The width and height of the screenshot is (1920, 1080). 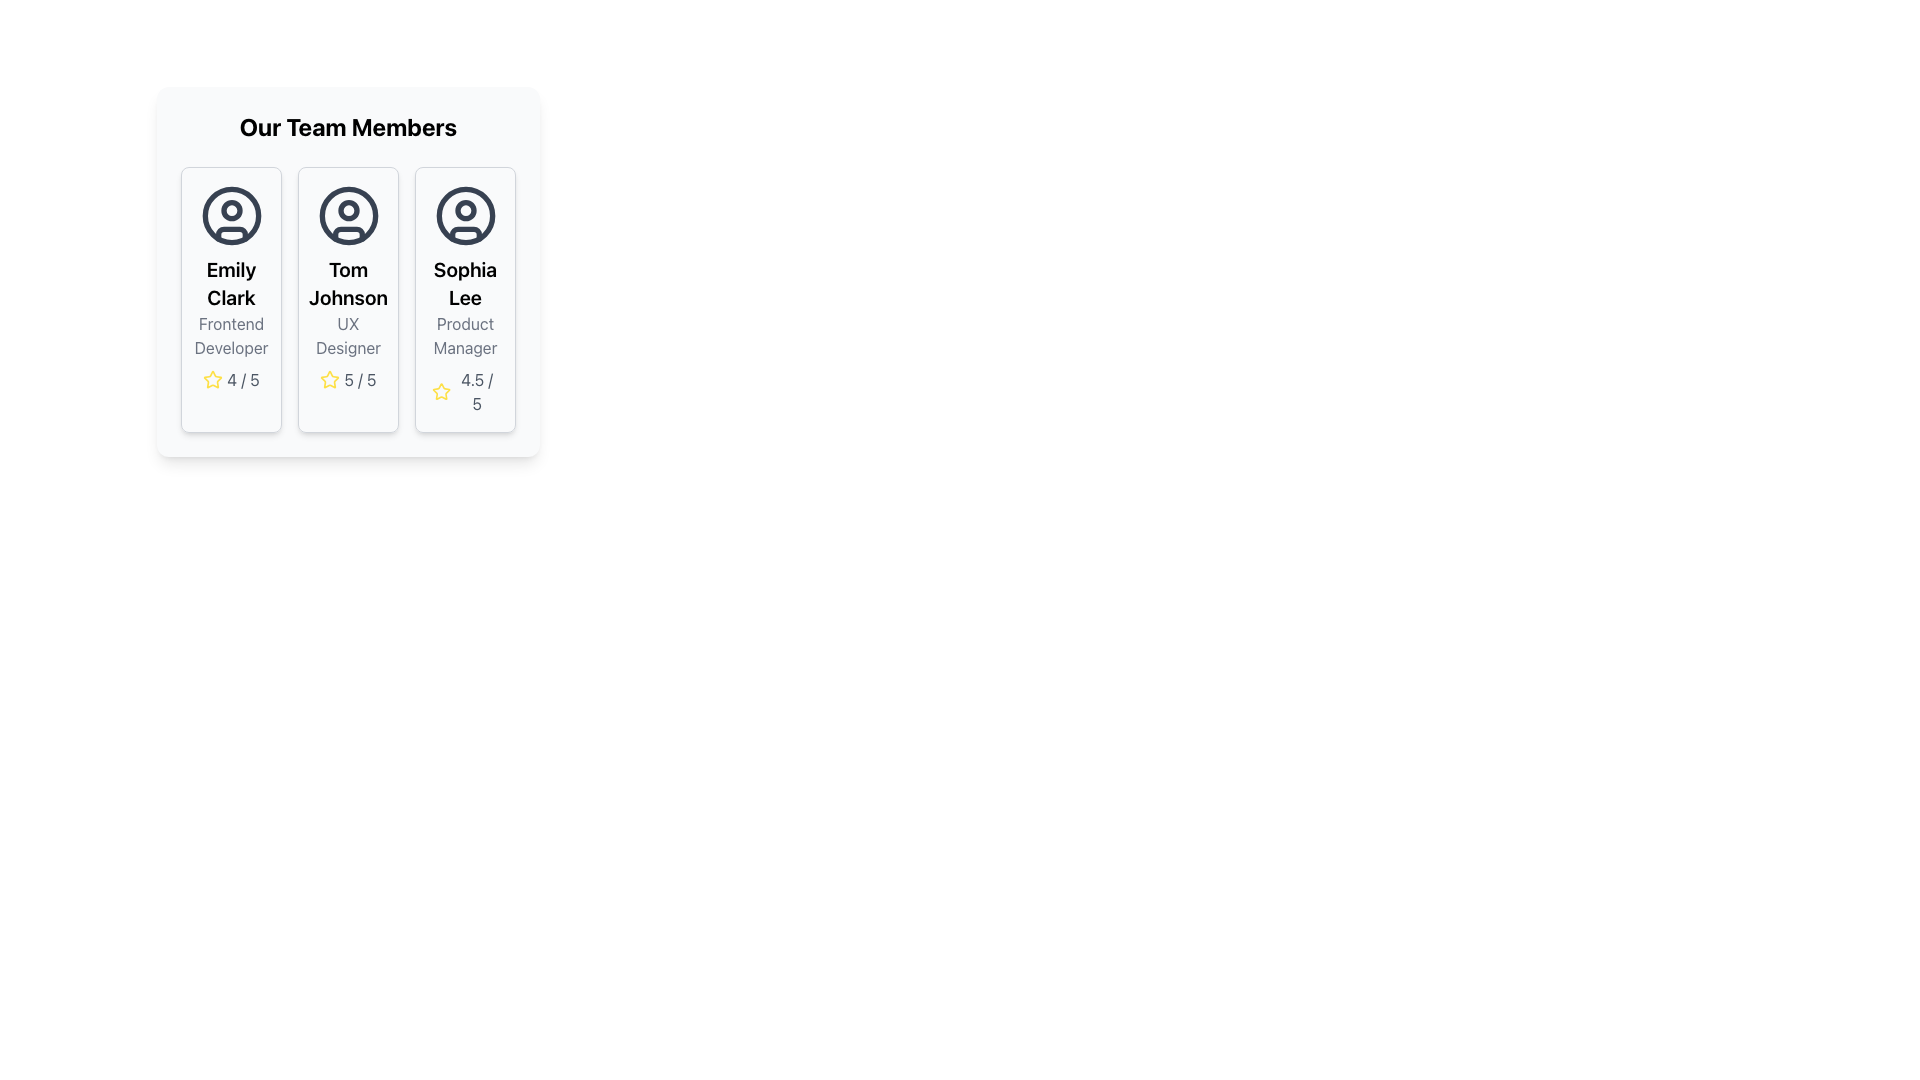 What do you see at coordinates (231, 216) in the screenshot?
I see `the circular shape within the user profile icon of the first profile card (Emily Clark) in the list of team members` at bounding box center [231, 216].